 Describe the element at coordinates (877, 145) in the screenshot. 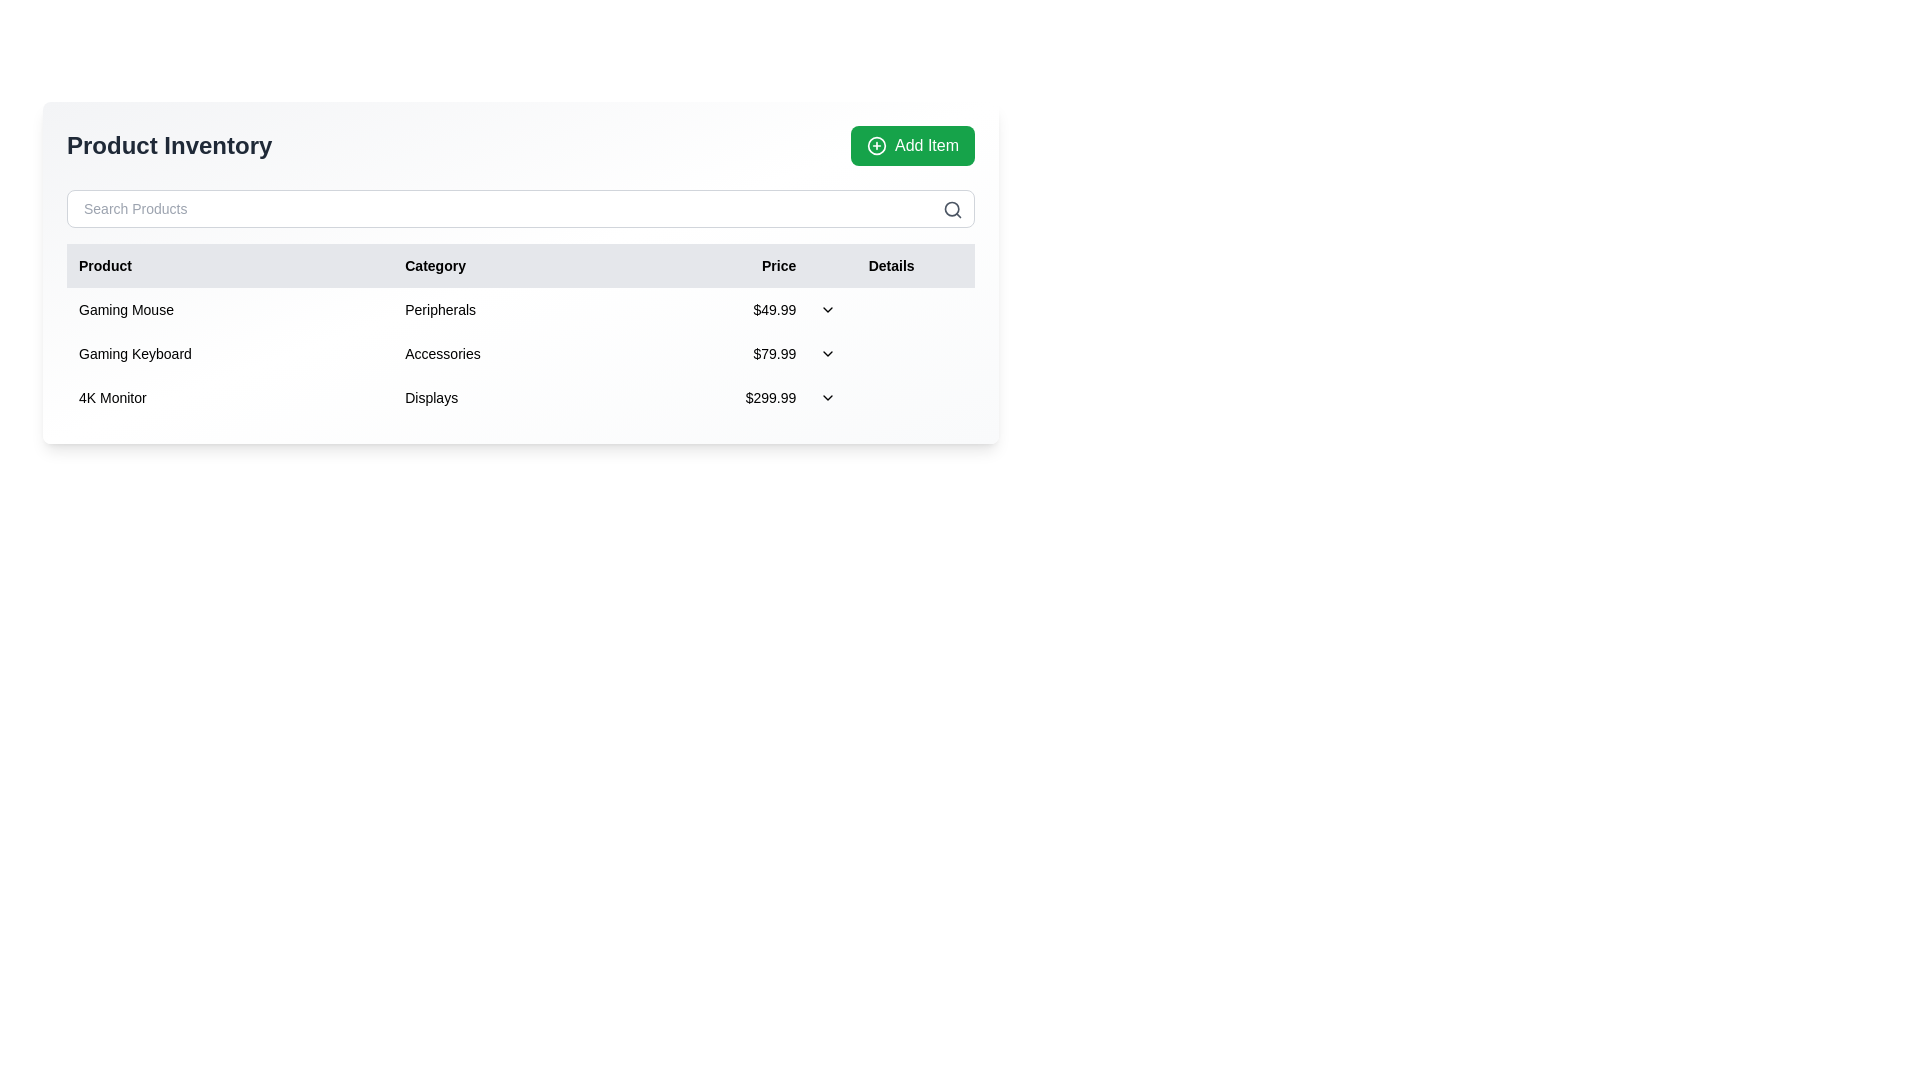

I see `the circular decorative element within the 'Add Item' button located in the top-right corner of the application interface` at that location.